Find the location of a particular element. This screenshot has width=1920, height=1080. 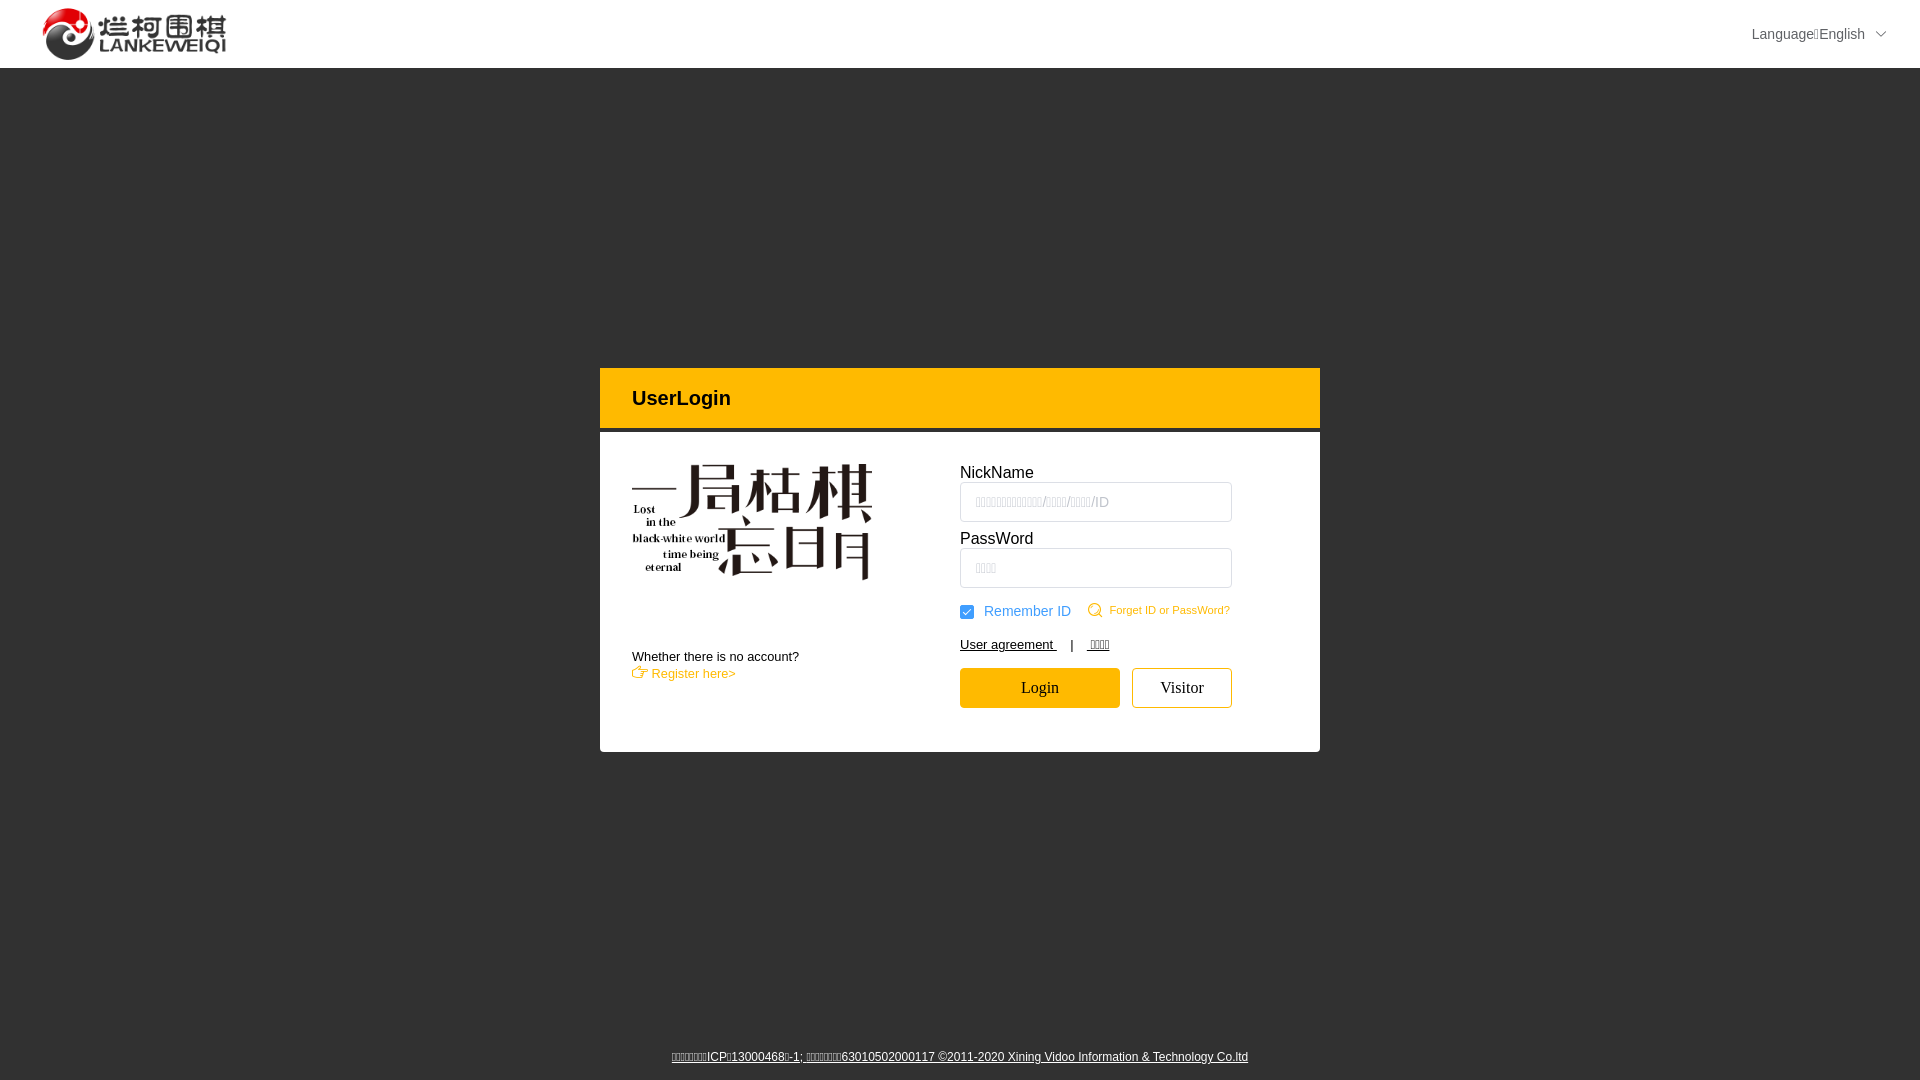

'User agreement' is located at coordinates (1008, 644).